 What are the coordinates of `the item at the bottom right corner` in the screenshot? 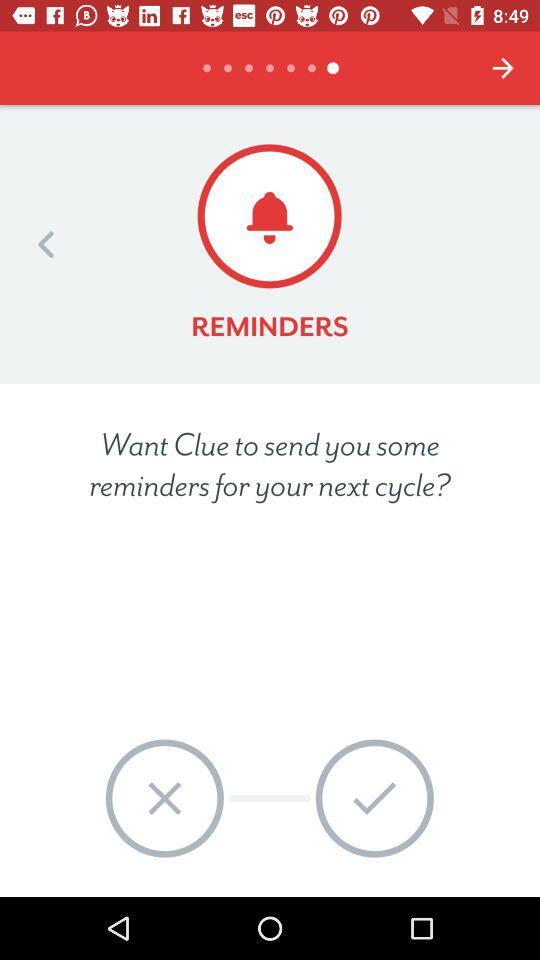 It's located at (374, 798).